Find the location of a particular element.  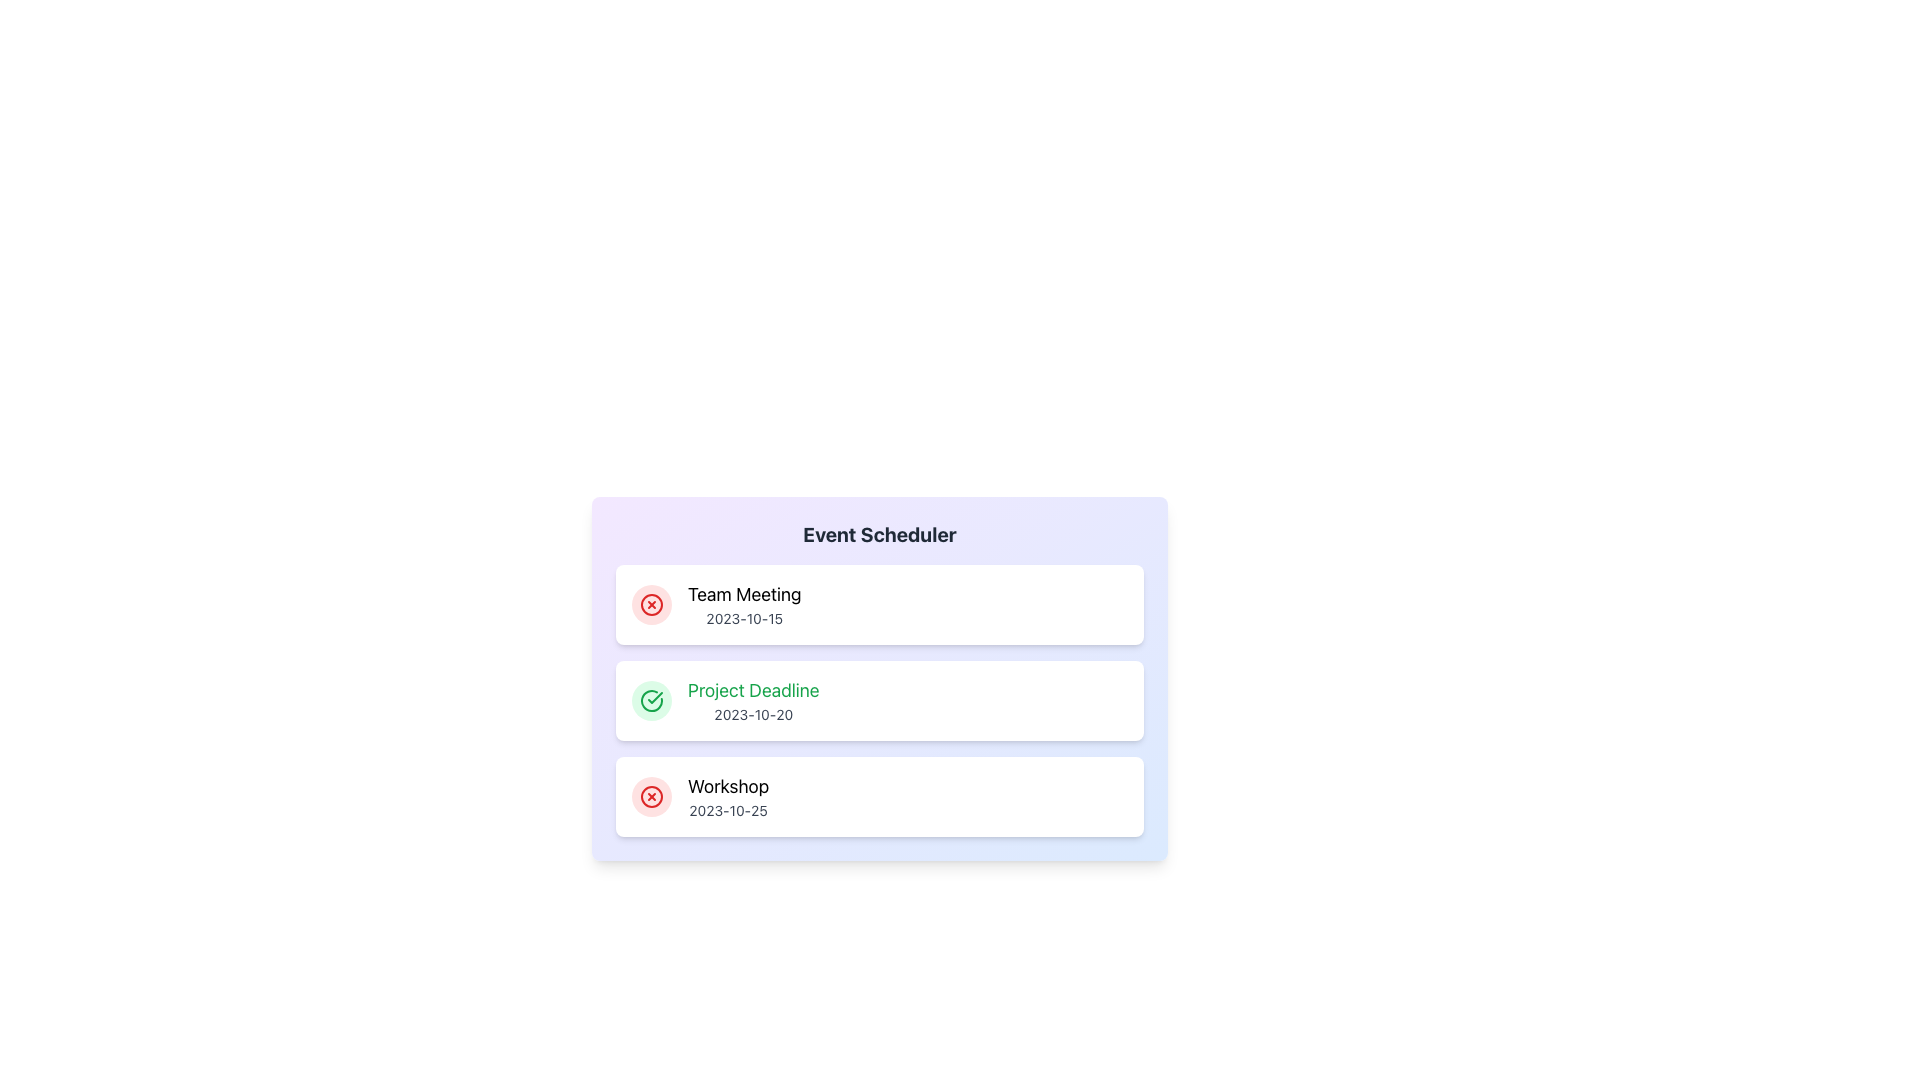

text information displayed in the 'Workshop' text block with the date '2023-10-25', positioned within the third item of the 'Event Scheduler' section is located at coordinates (700, 796).